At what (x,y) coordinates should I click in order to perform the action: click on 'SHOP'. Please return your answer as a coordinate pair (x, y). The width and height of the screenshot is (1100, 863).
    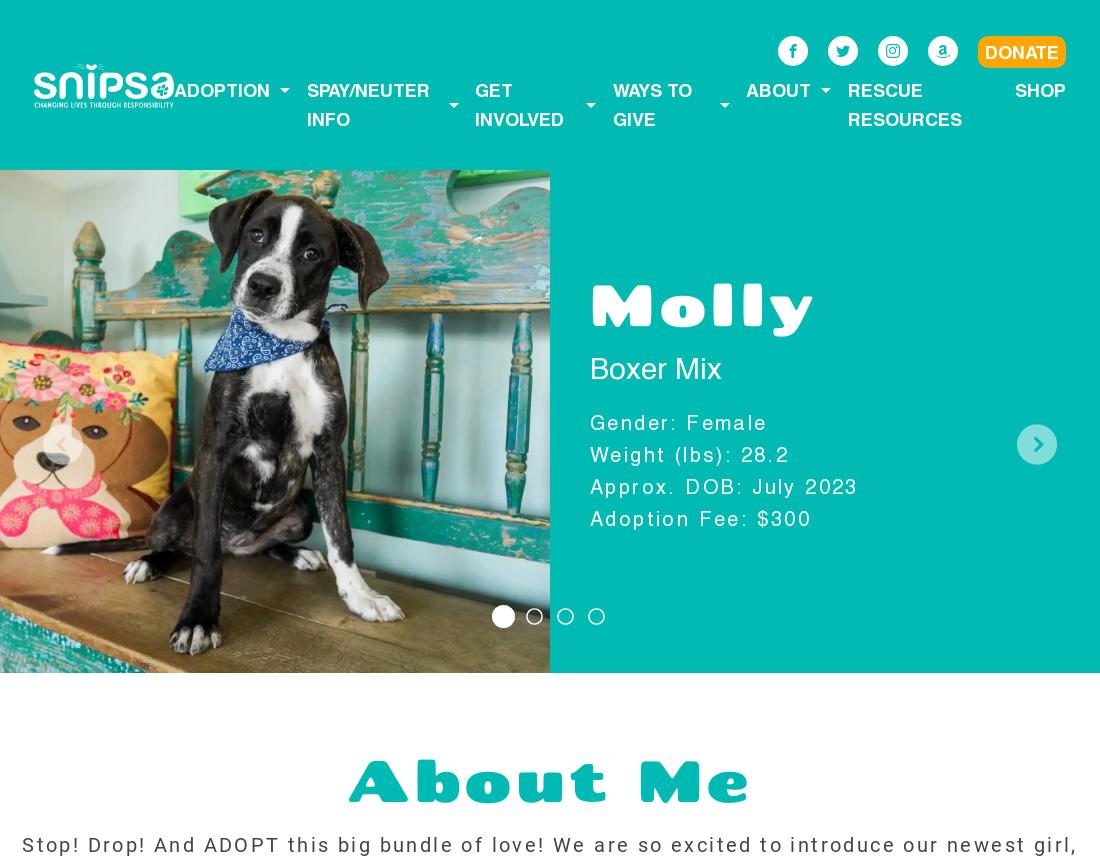
    Looking at the image, I should click on (1039, 89).